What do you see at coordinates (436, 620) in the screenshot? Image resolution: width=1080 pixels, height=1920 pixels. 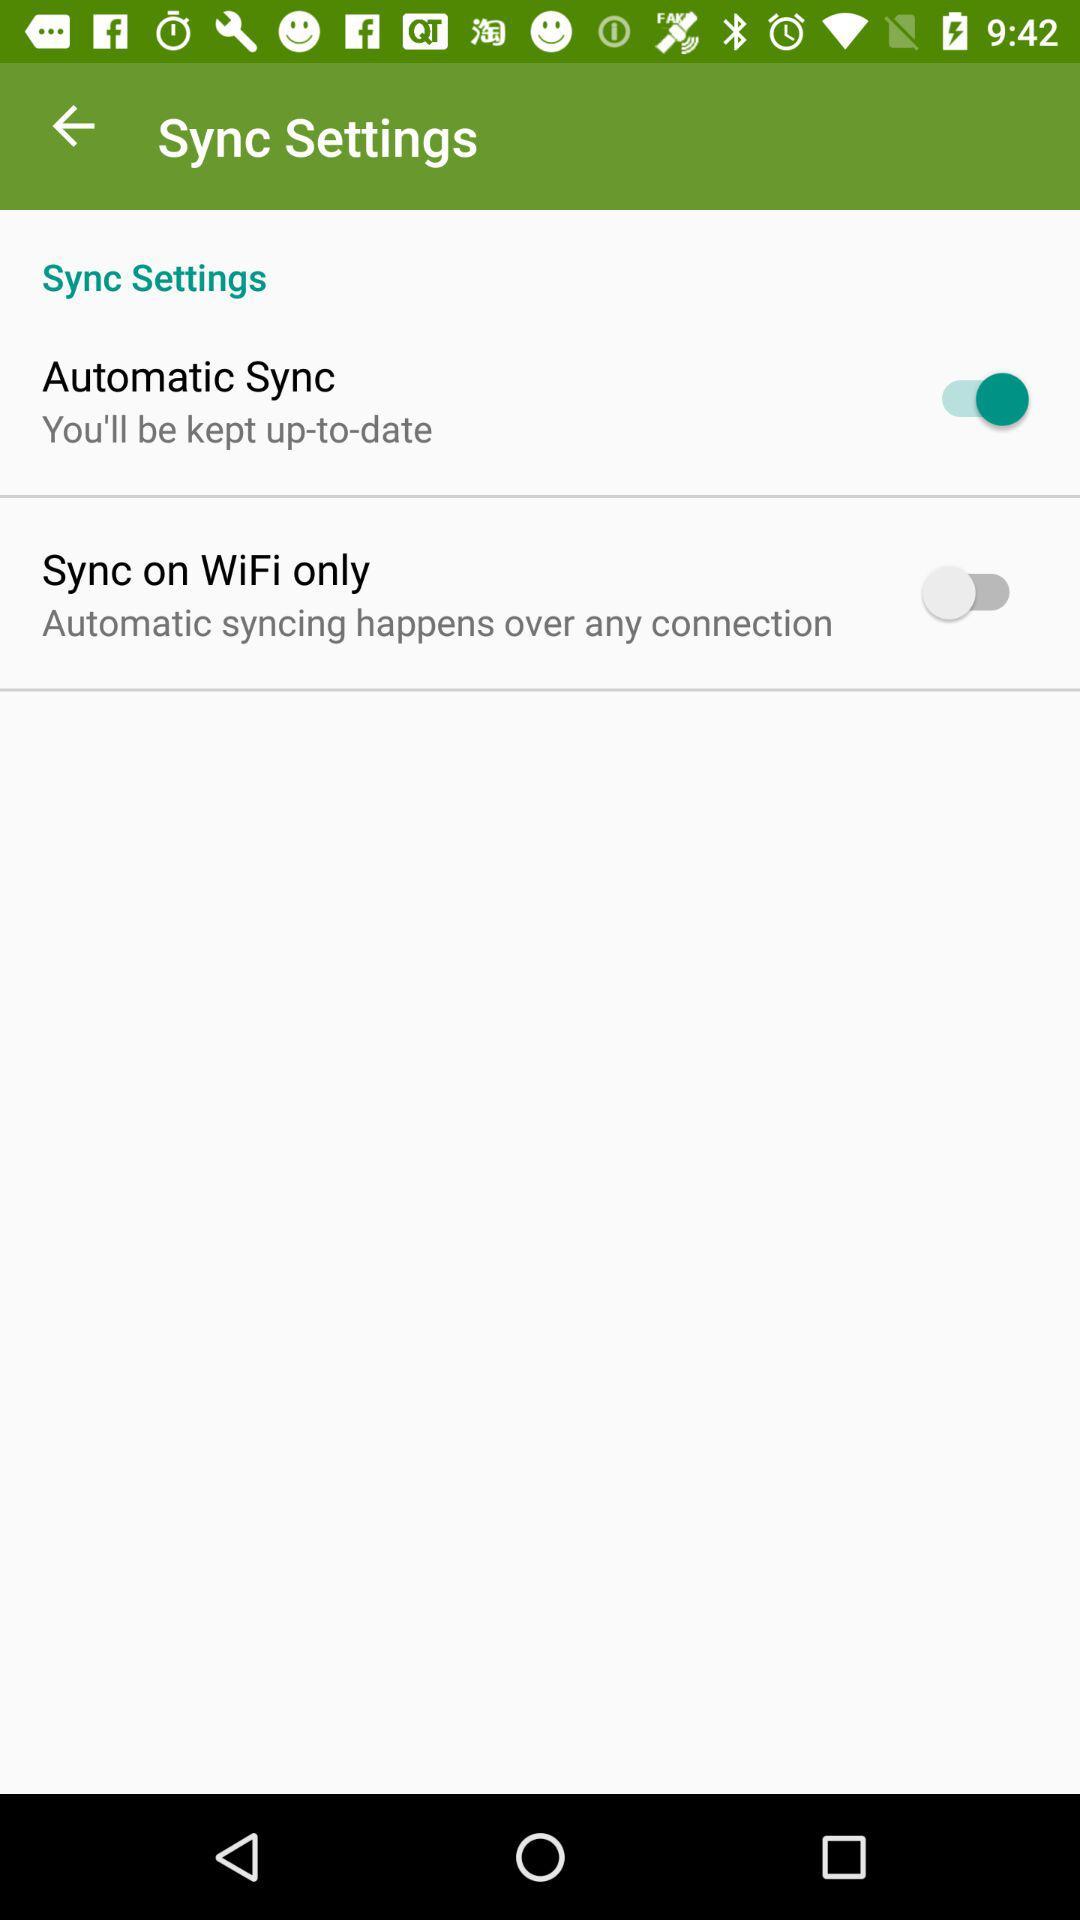 I see `automatic syncing happens icon` at bounding box center [436, 620].